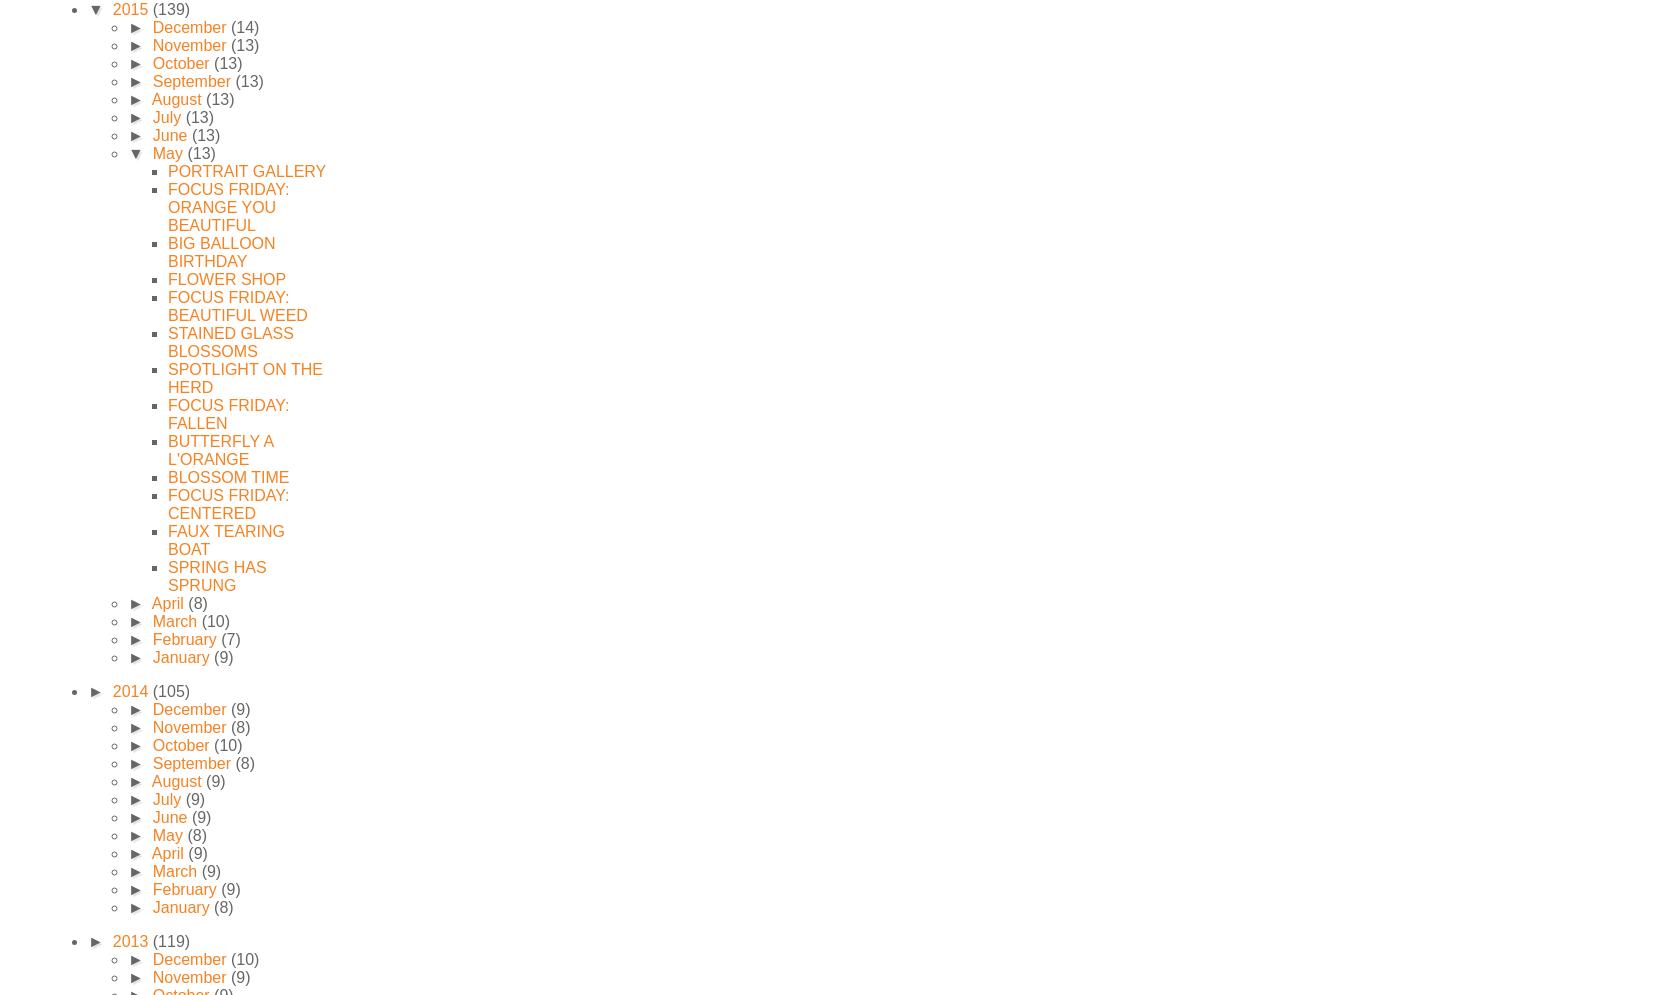 The image size is (1658, 995). What do you see at coordinates (170, 691) in the screenshot?
I see `'(105)'` at bounding box center [170, 691].